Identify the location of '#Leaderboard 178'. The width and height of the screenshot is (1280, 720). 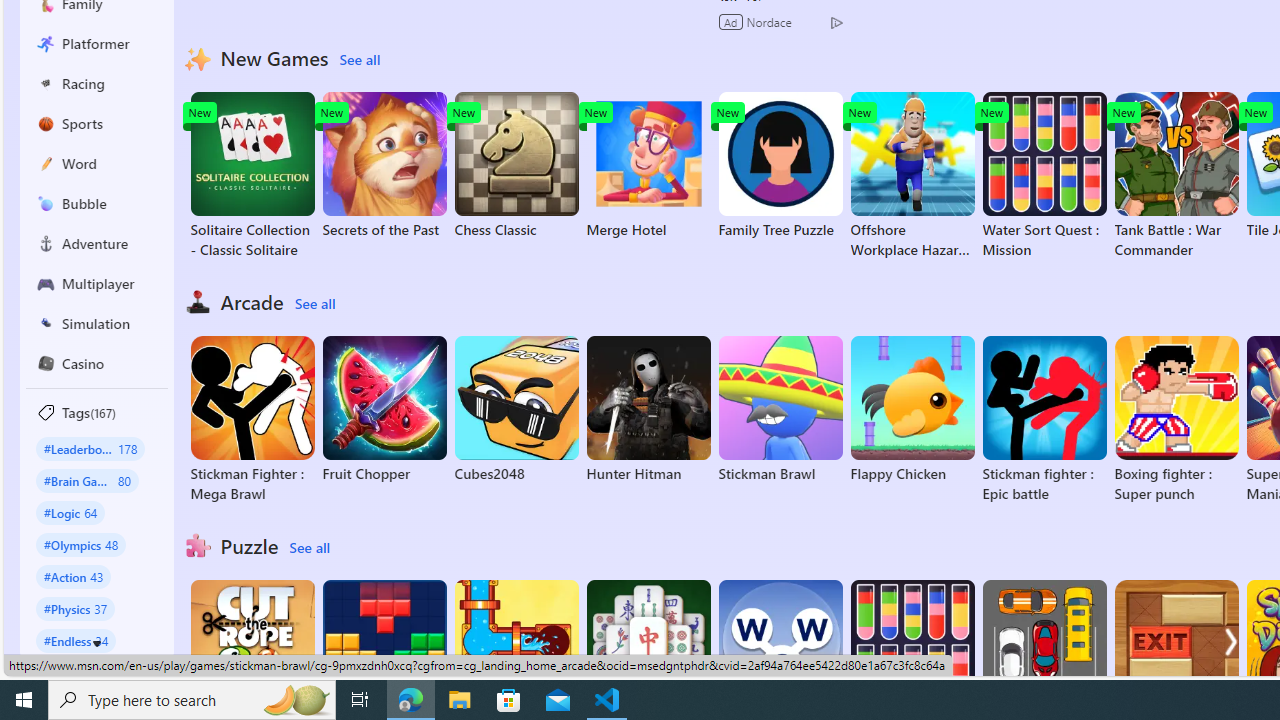
(89, 447).